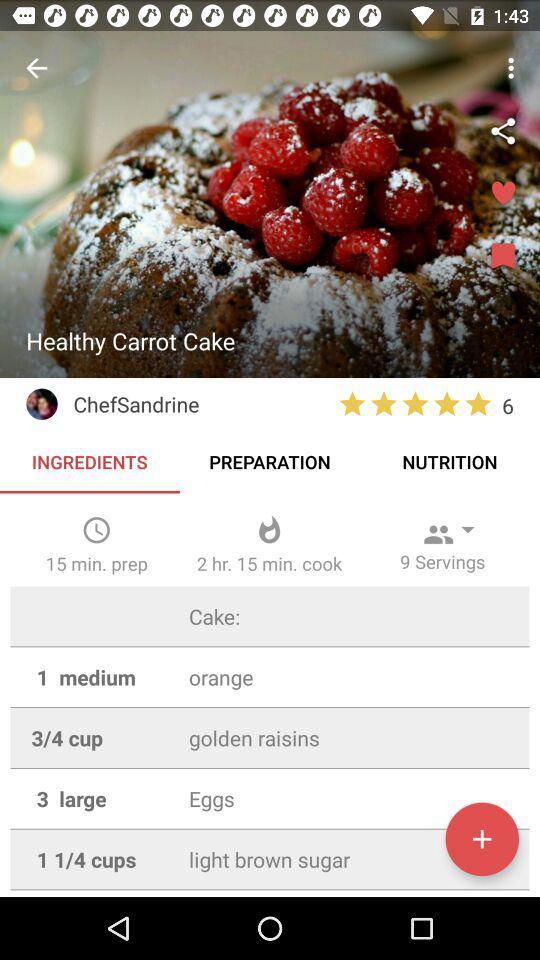 This screenshot has height=960, width=540. I want to click on bookmark recipe, so click(502, 256).